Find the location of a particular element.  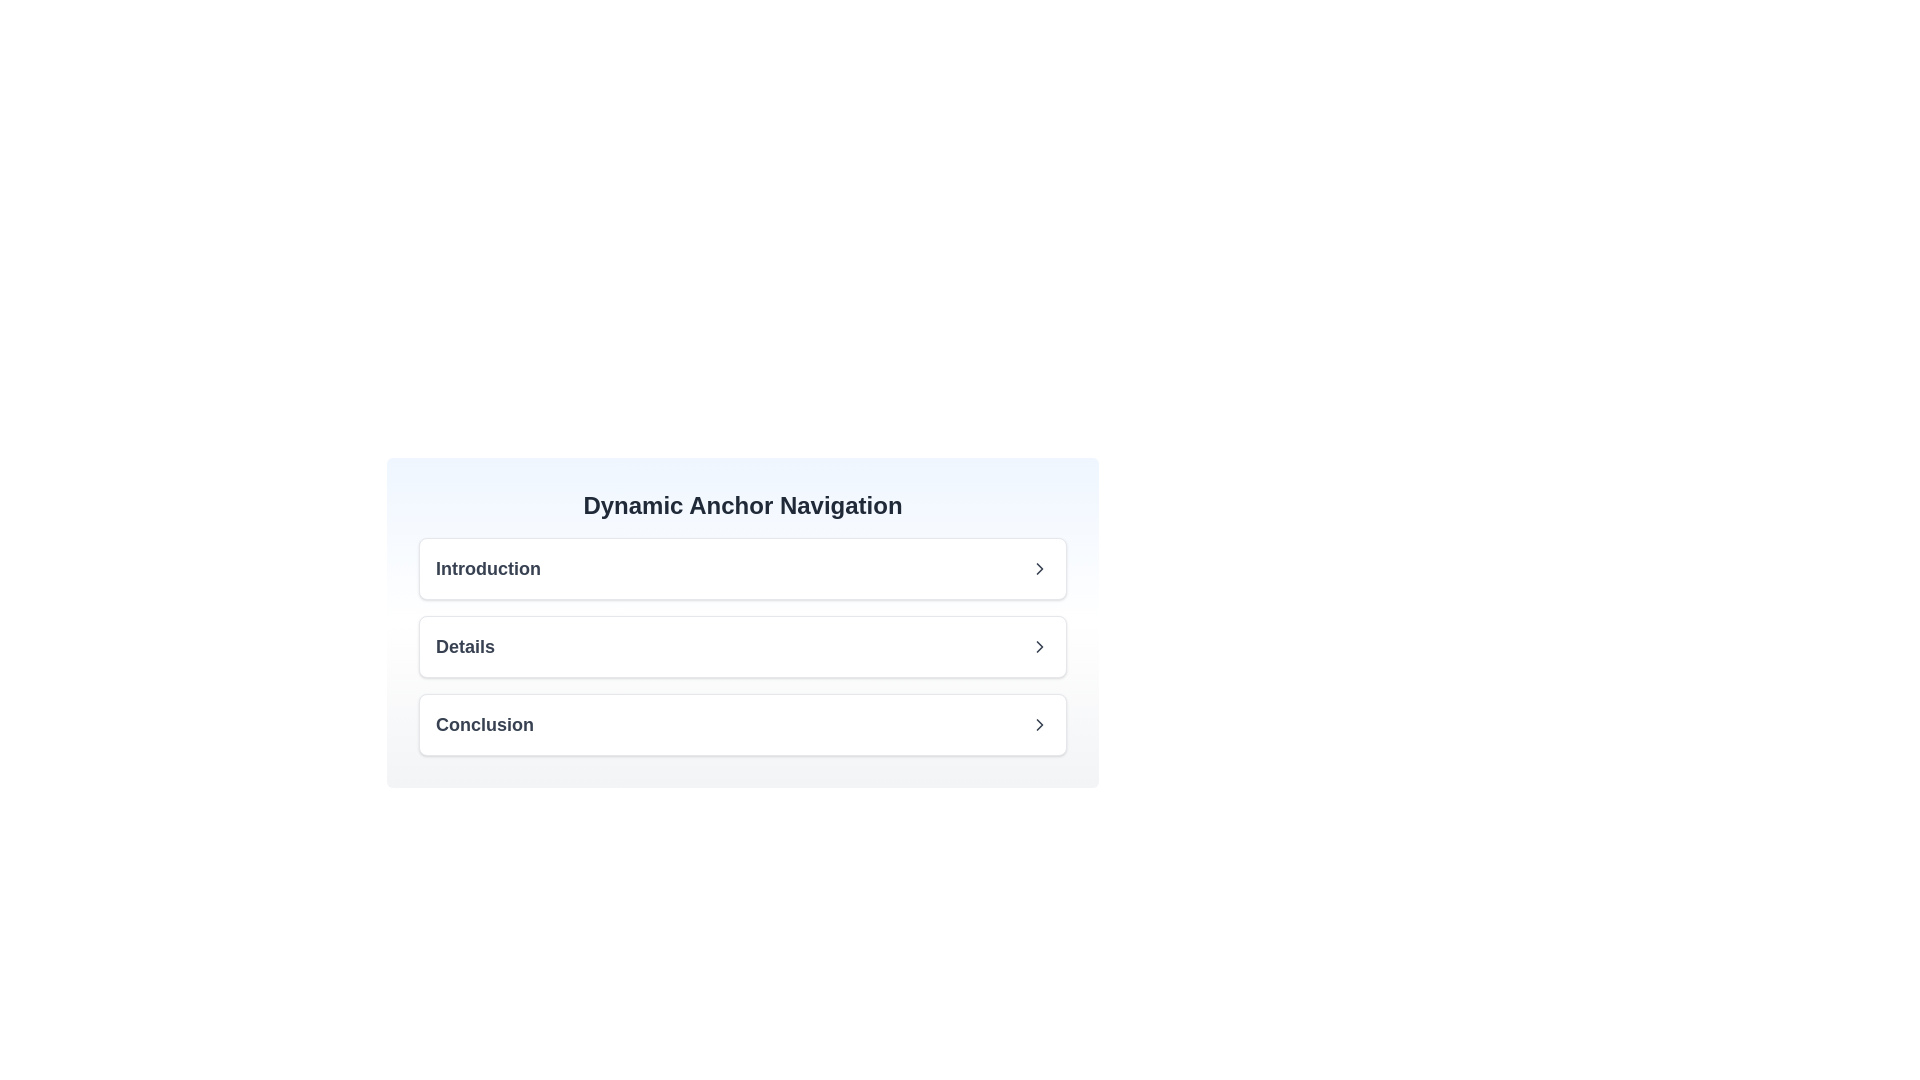

the prominently displayed text block styled with bold, large-size font in dark gray color that reads 'Dynamic Anchor Navigation,' located at the top of a card-like layout is located at coordinates (742, 504).